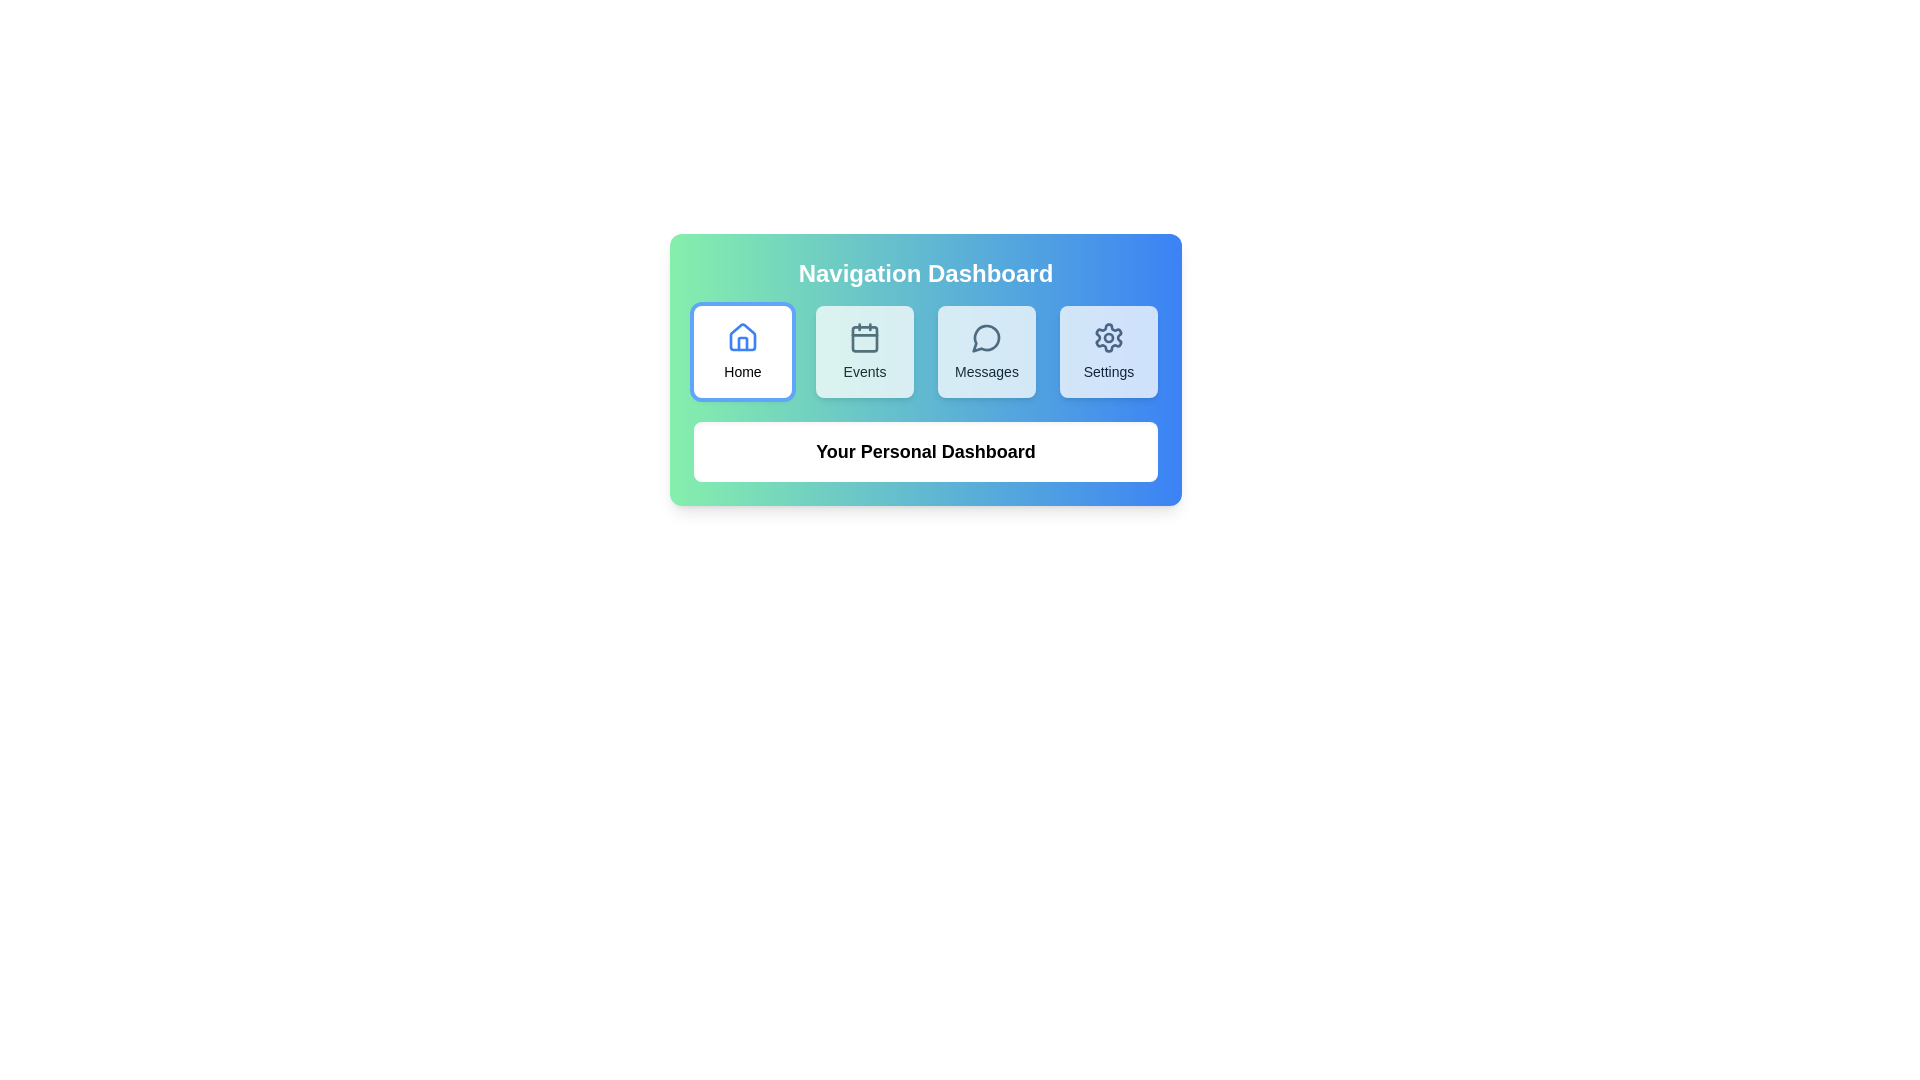 Image resolution: width=1920 pixels, height=1080 pixels. I want to click on the text label that reads 'Your Personal Dashboard,' which is bold and prominently displayed below the group of buttons labeled 'Home,' 'Events,' 'Messages,' and 'Settings.', so click(925, 451).